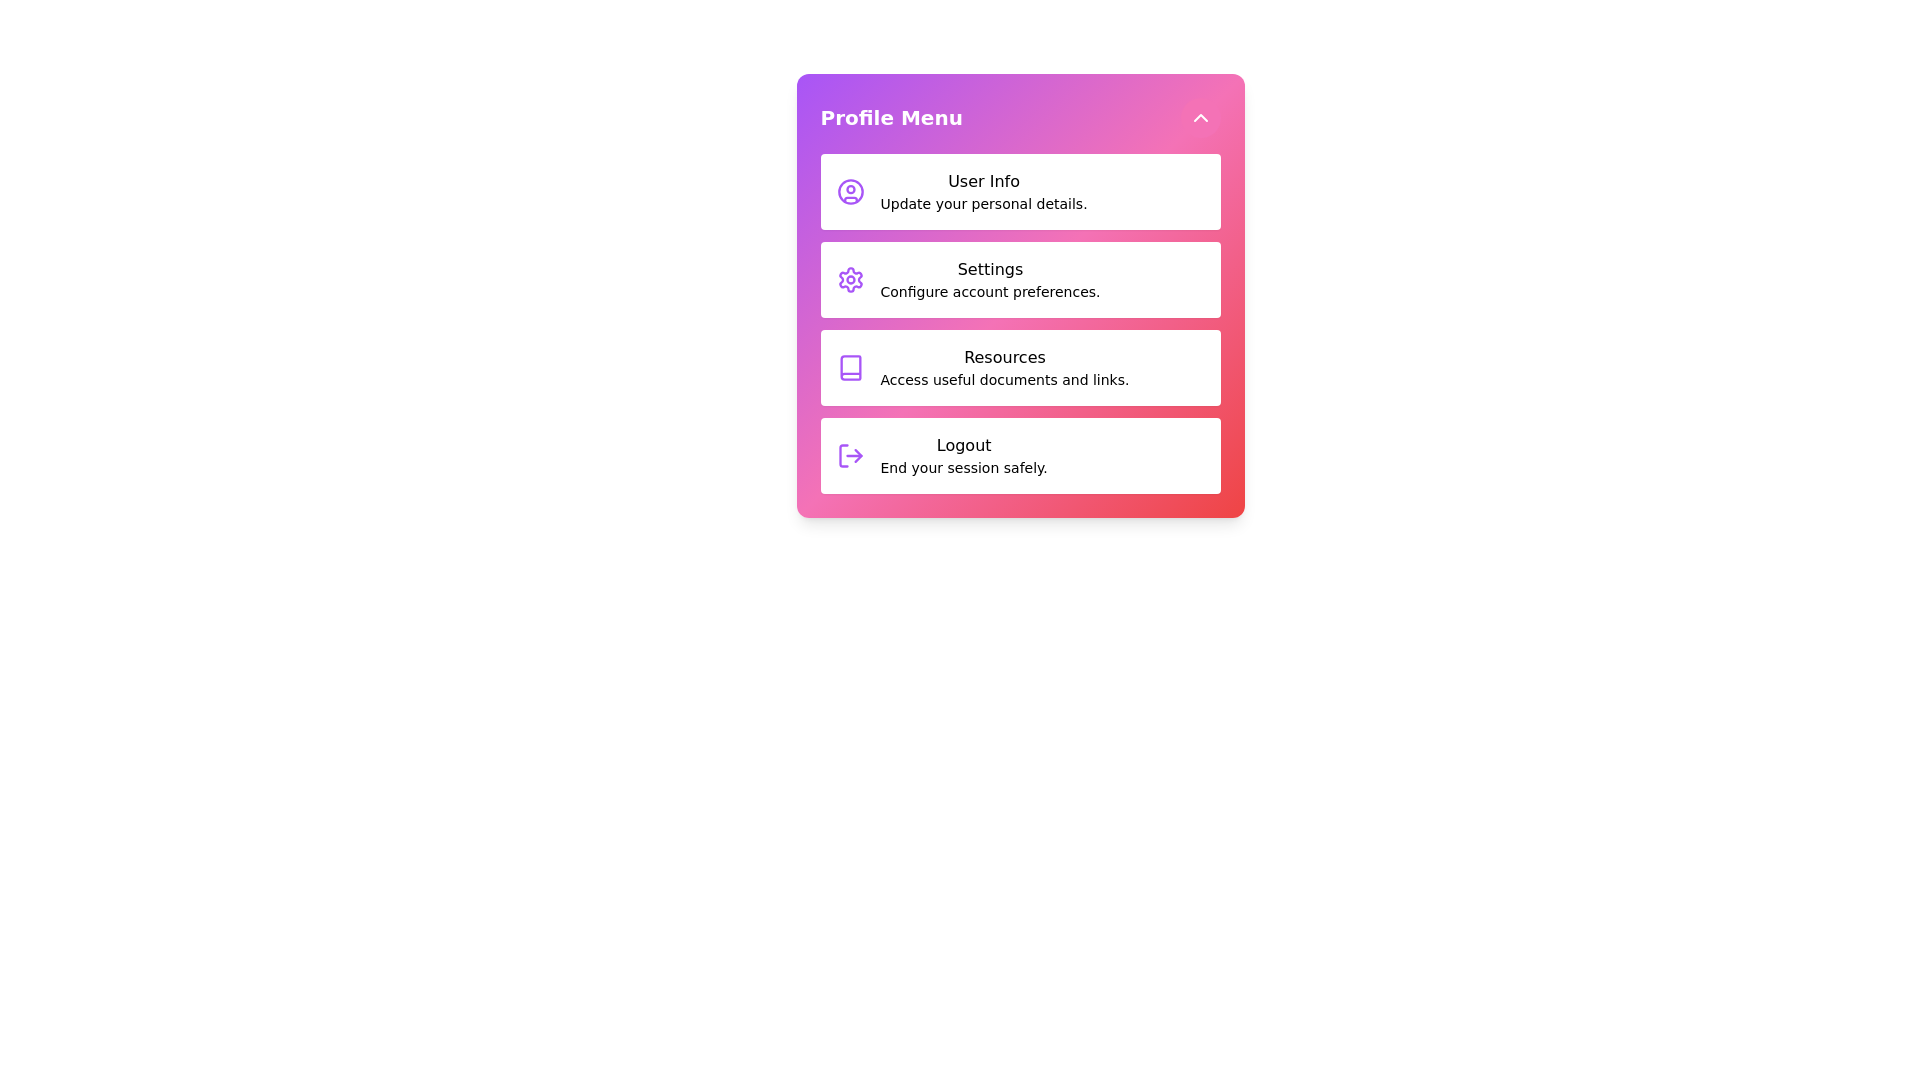 This screenshot has width=1920, height=1080. Describe the element at coordinates (1020, 192) in the screenshot. I see `the menu item User Info from the profile menu` at that location.